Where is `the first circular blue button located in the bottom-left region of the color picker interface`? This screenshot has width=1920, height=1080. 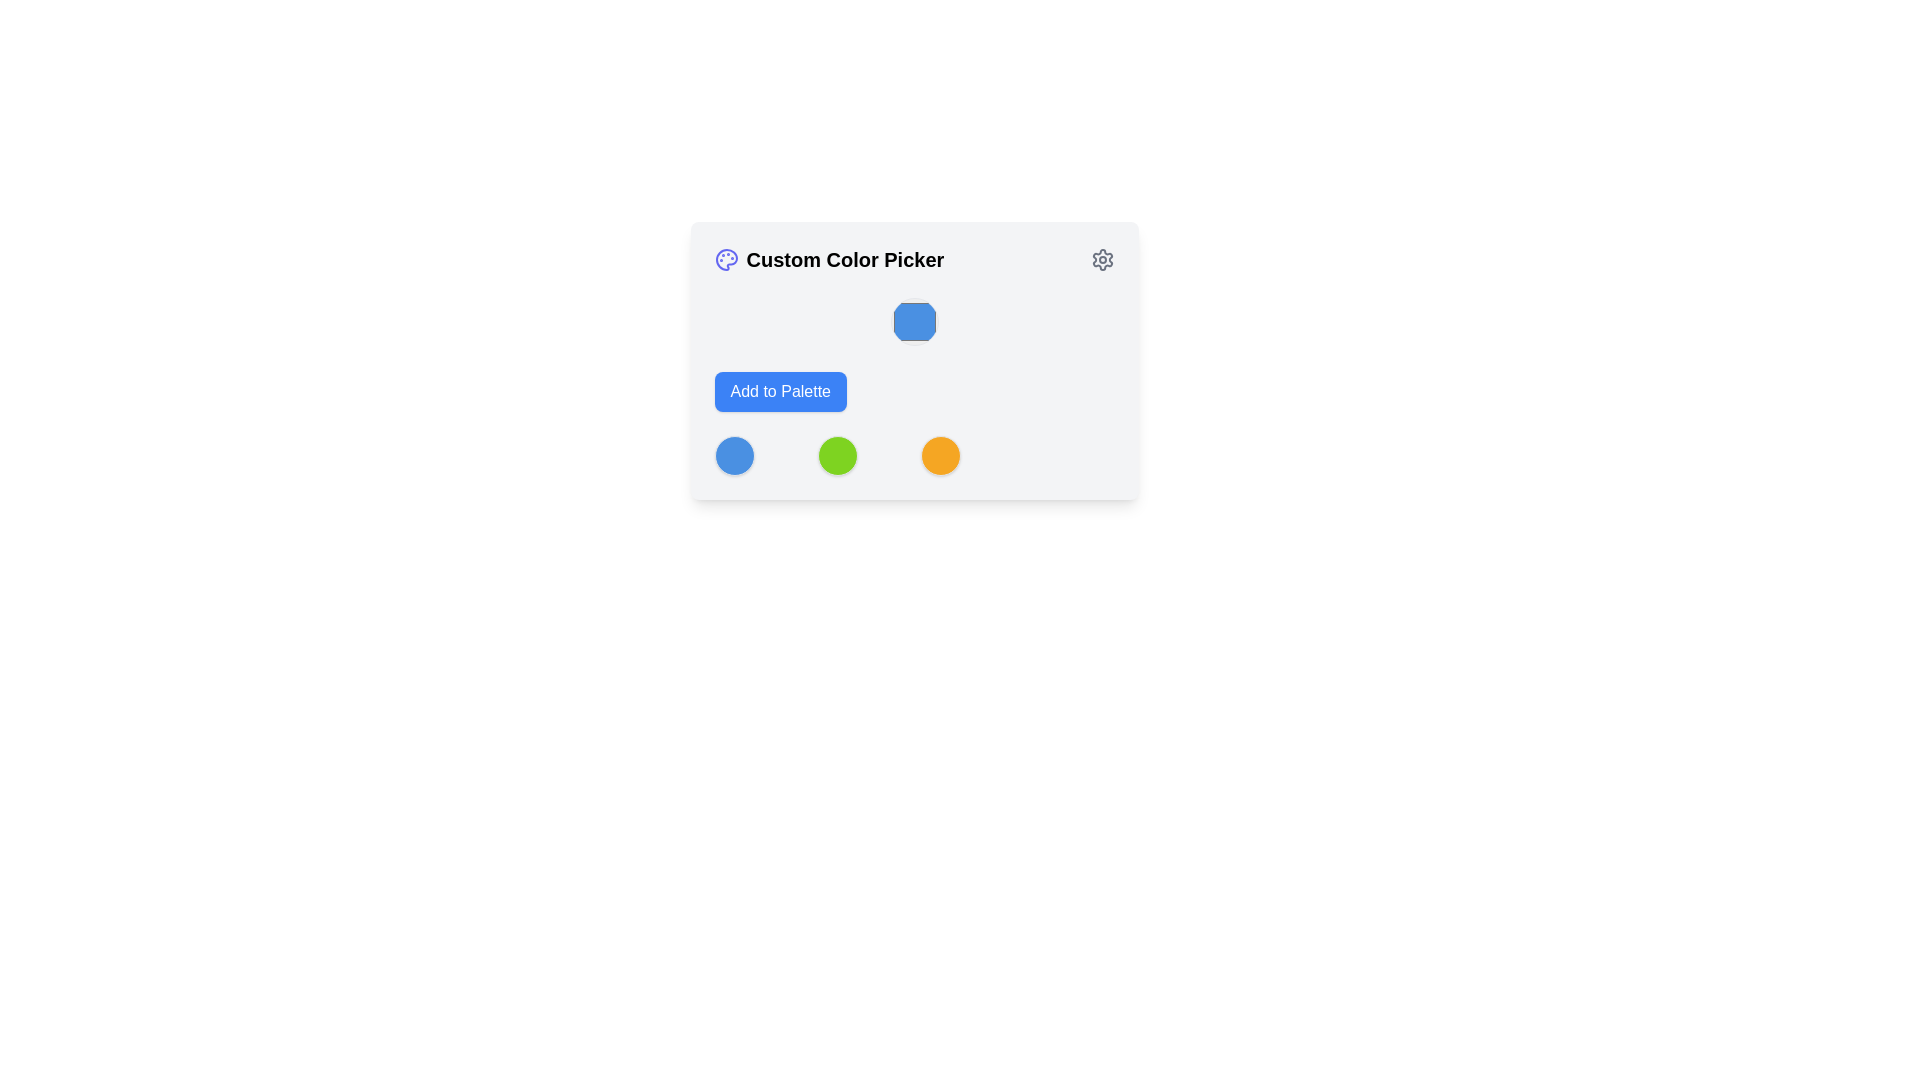 the first circular blue button located in the bottom-left region of the color picker interface is located at coordinates (733, 455).